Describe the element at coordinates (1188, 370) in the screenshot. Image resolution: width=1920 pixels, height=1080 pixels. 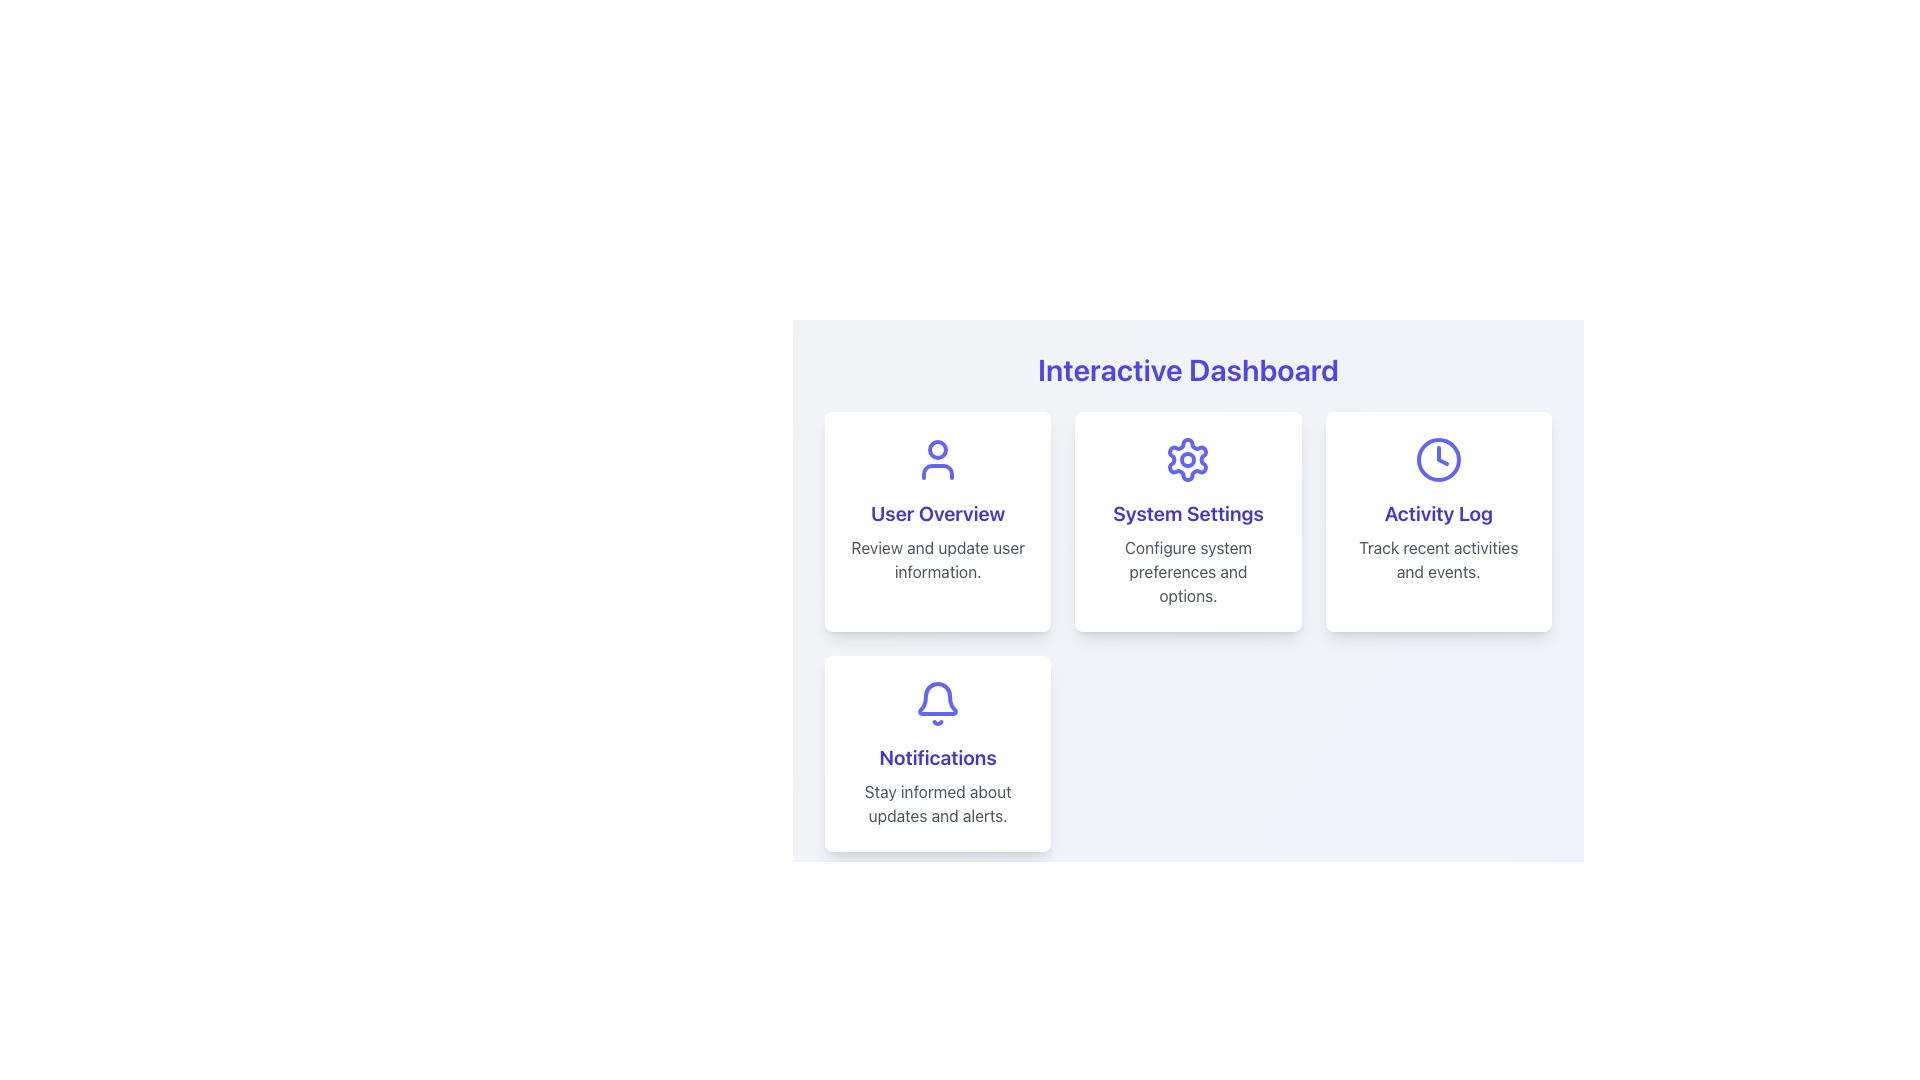
I see `the header element located at the topmost section of the interface, which serves as the title providing context about the page` at that location.